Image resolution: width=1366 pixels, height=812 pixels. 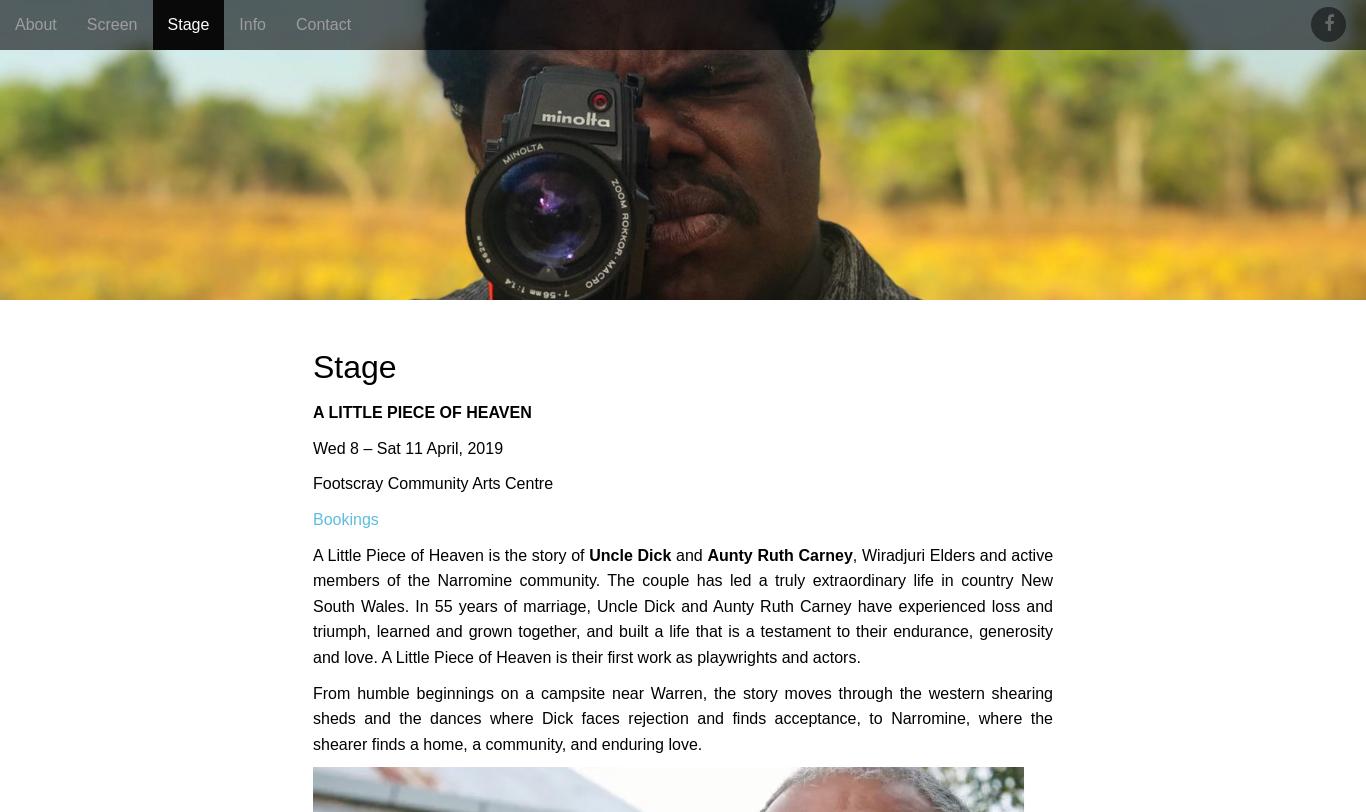 I want to click on 'A LITTLE PIECE OF HEAVEN', so click(x=312, y=412).